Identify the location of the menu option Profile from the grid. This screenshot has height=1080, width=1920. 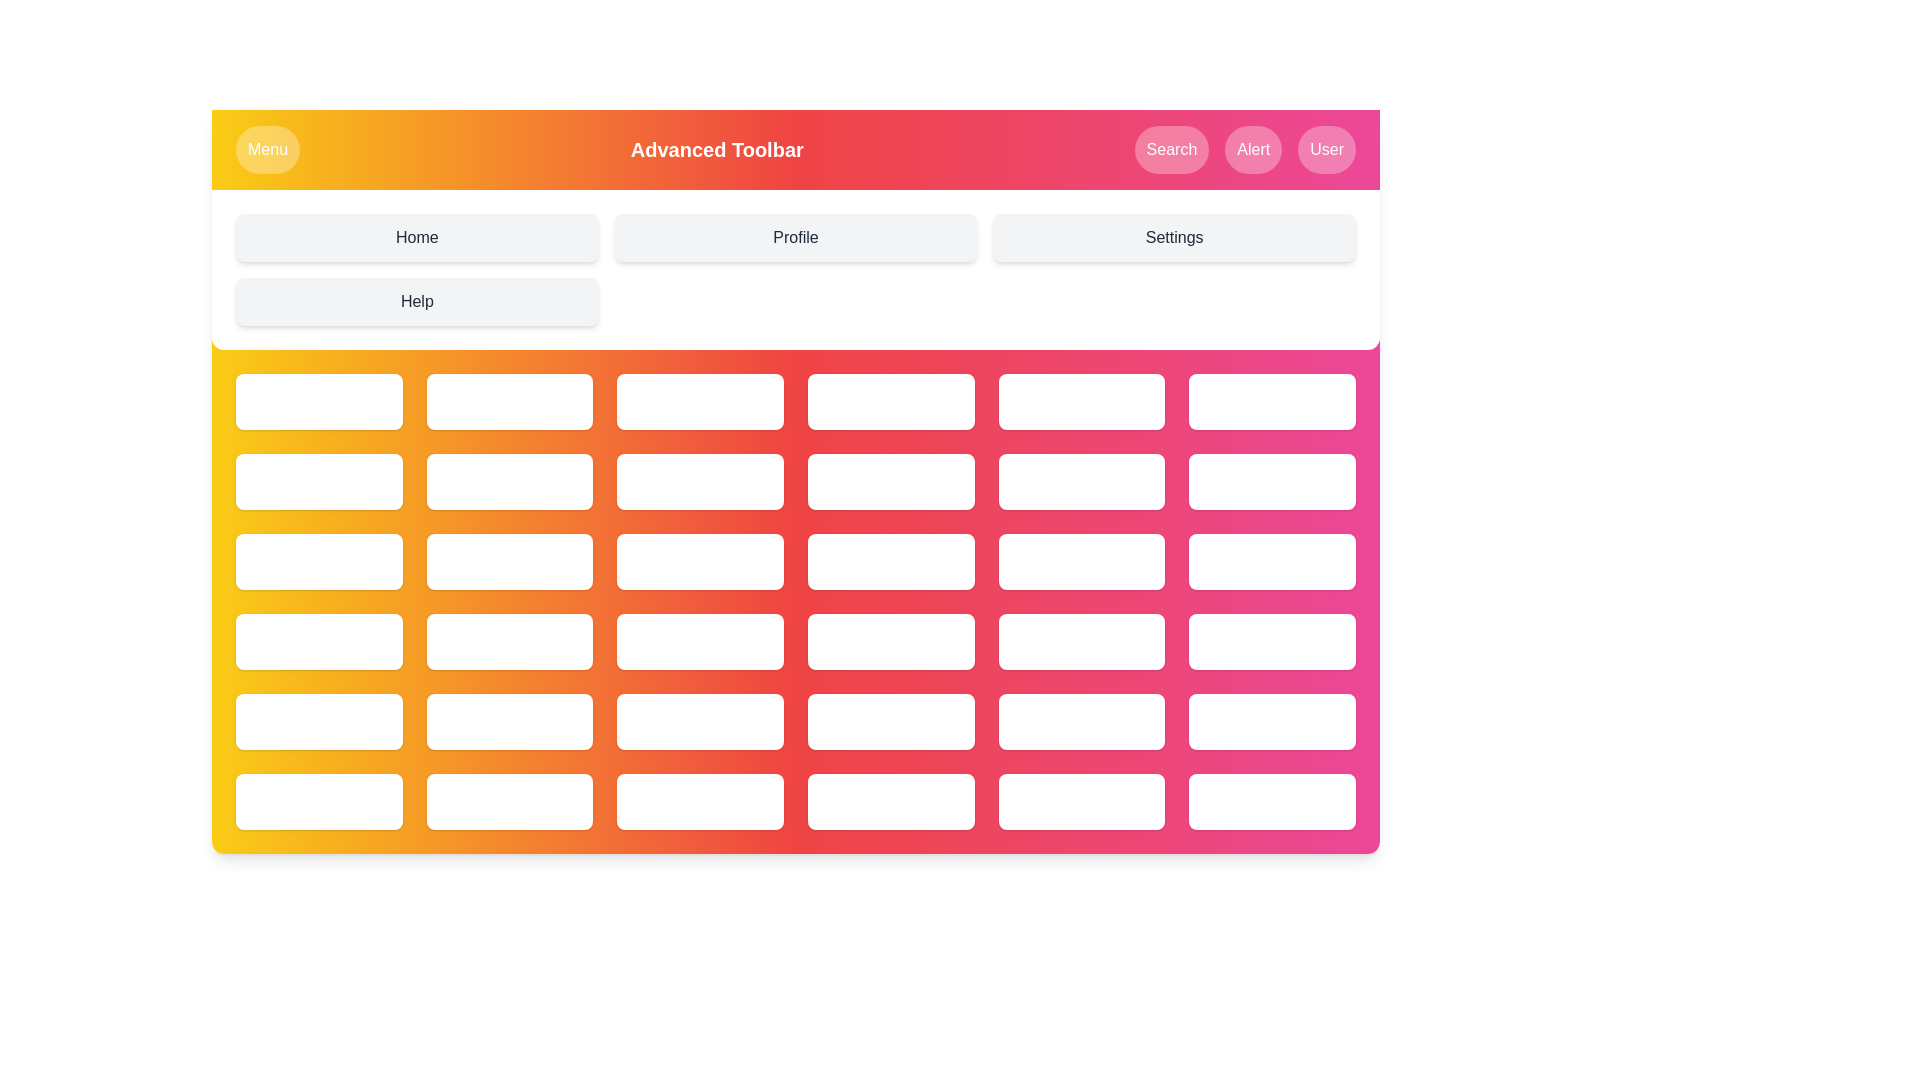
(795, 237).